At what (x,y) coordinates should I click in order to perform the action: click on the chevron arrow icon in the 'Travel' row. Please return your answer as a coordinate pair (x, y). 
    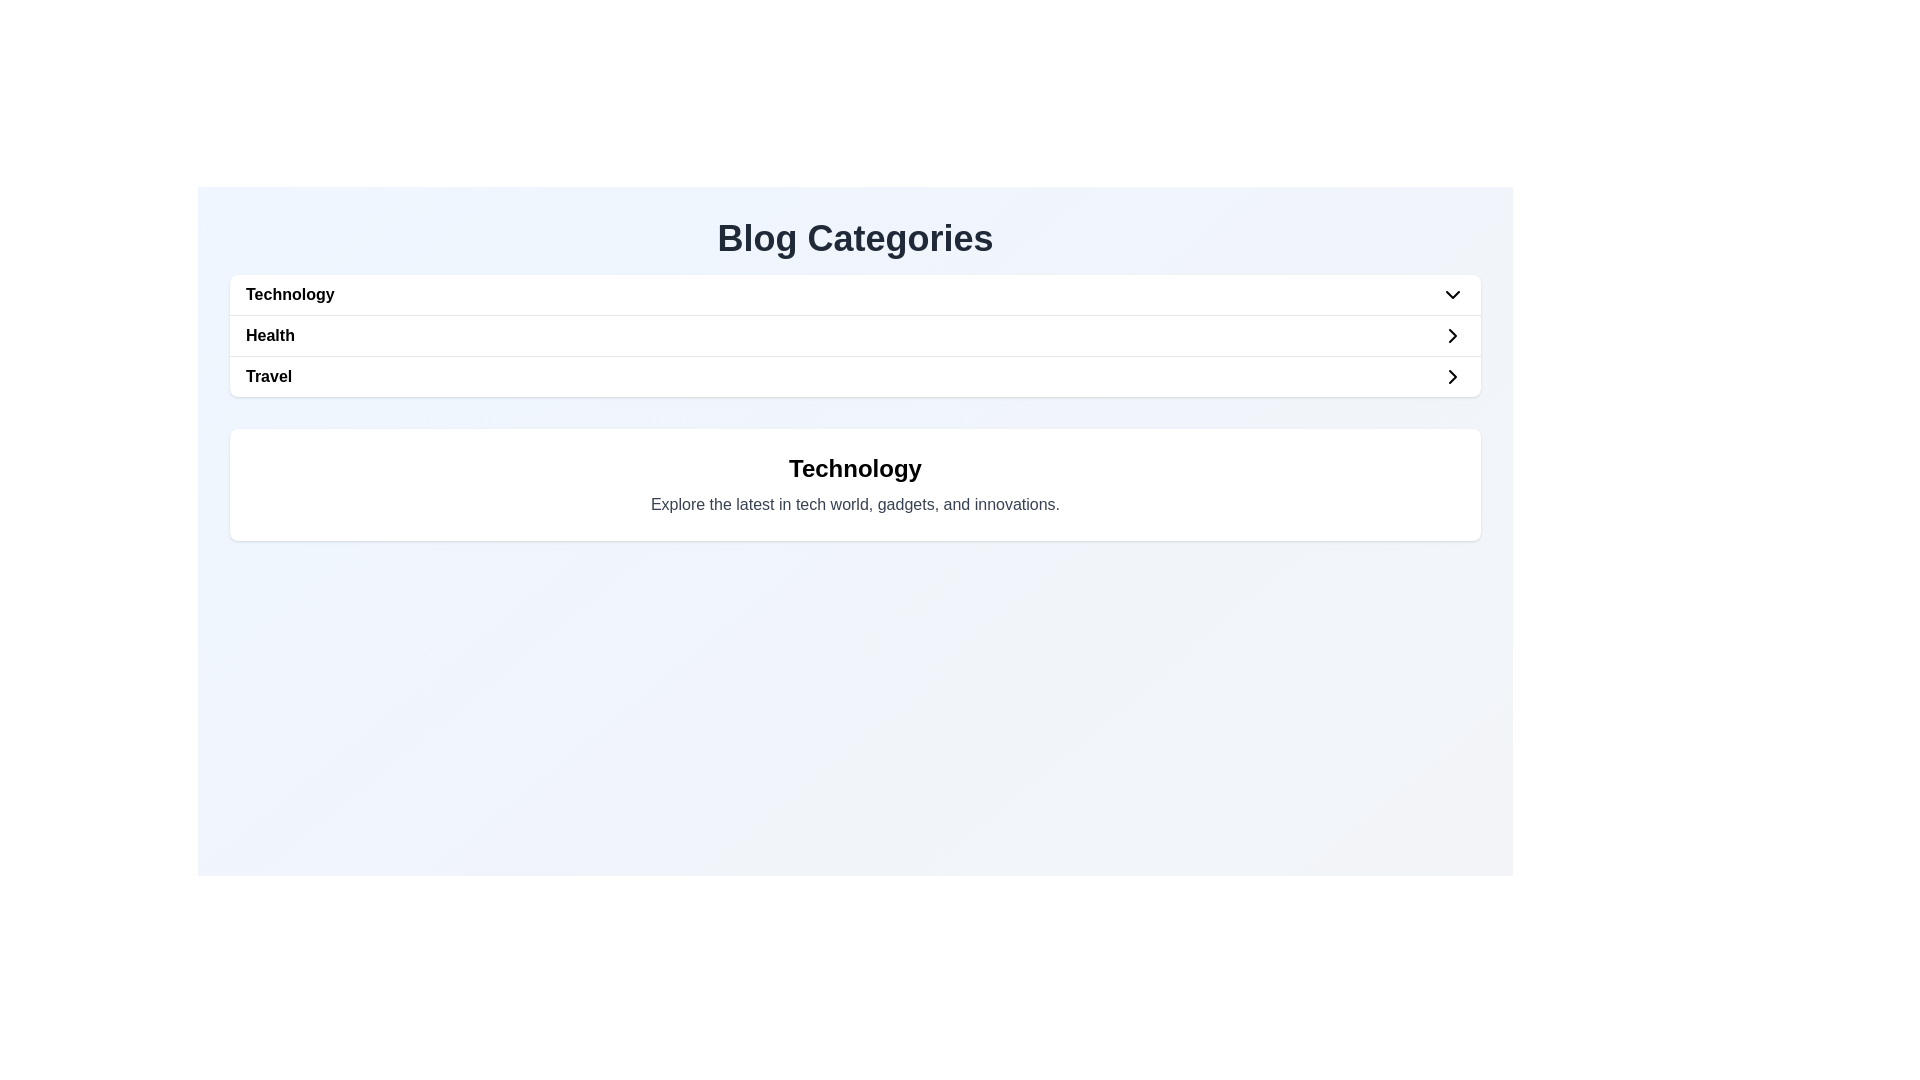
    Looking at the image, I should click on (1453, 377).